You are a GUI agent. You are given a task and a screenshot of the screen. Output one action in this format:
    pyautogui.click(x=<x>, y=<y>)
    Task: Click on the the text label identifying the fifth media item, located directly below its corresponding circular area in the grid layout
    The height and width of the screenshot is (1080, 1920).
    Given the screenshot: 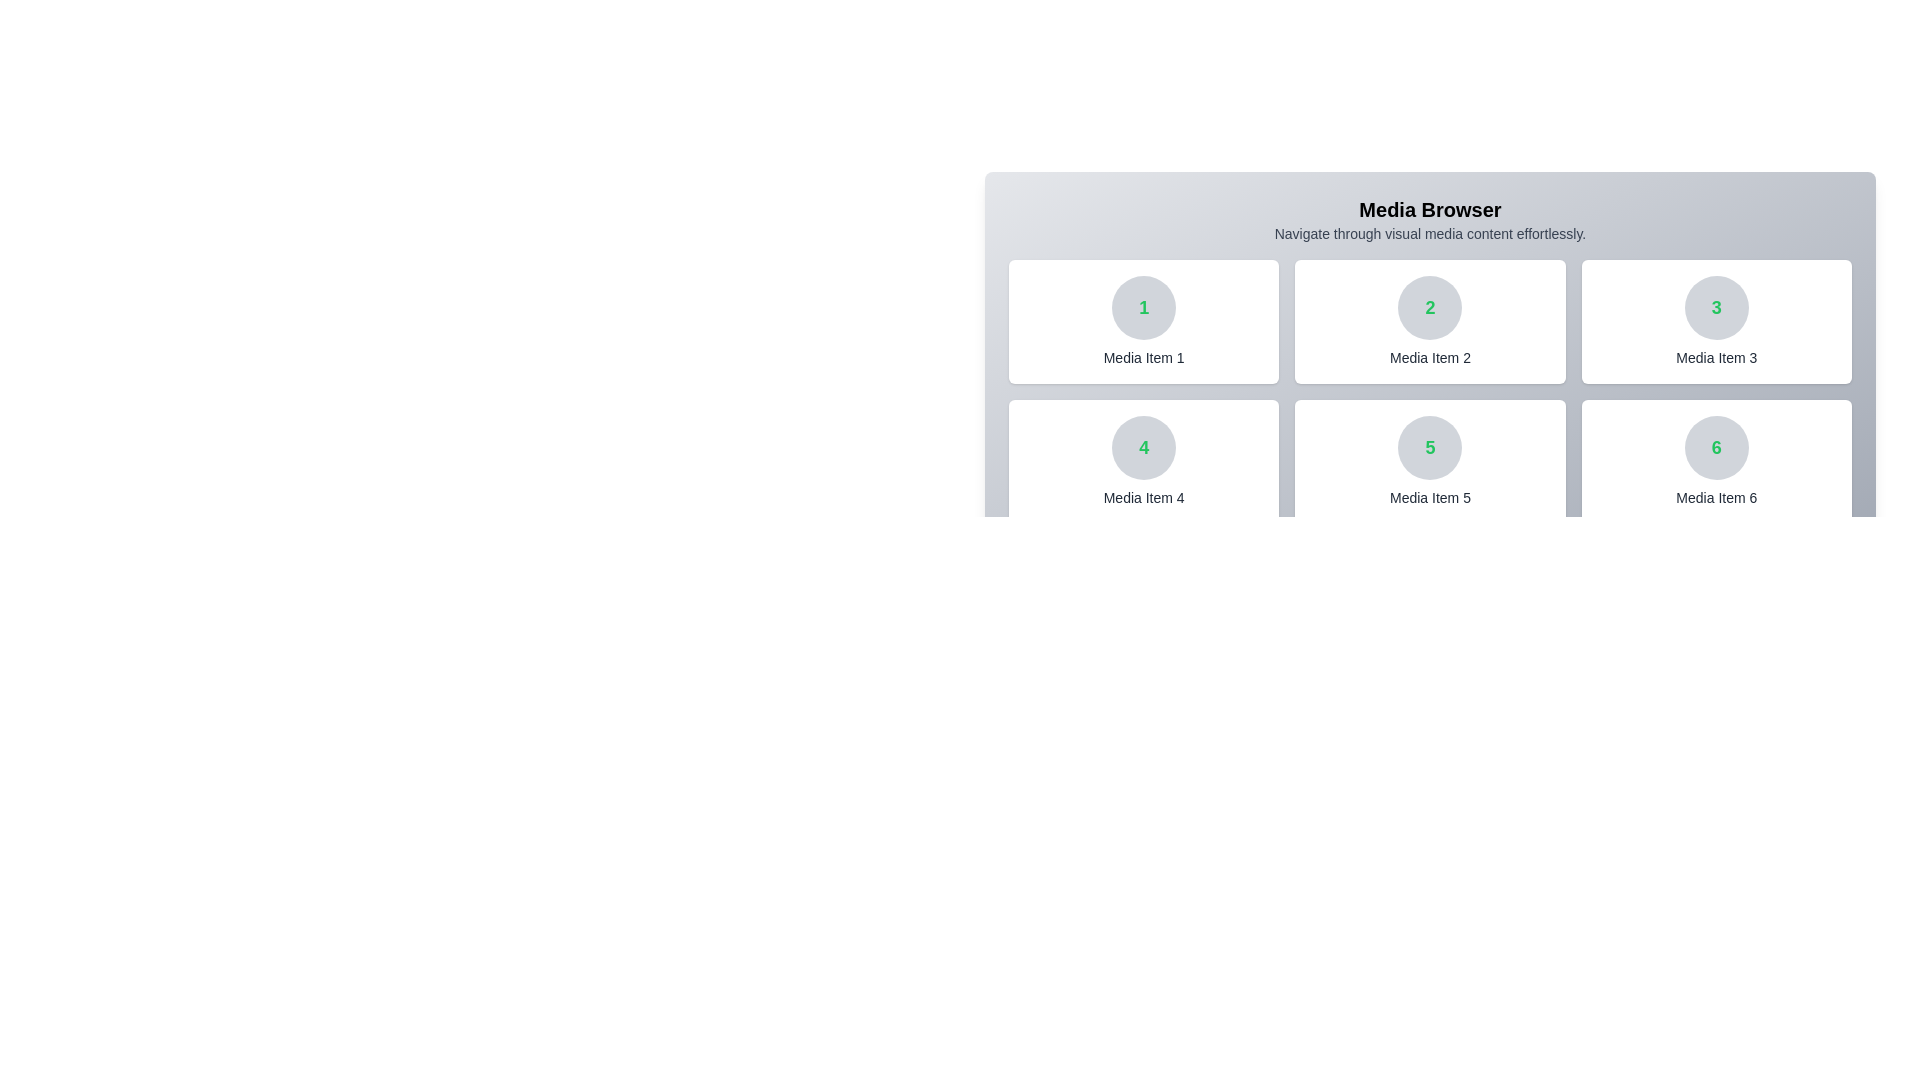 What is the action you would take?
    pyautogui.click(x=1429, y=496)
    